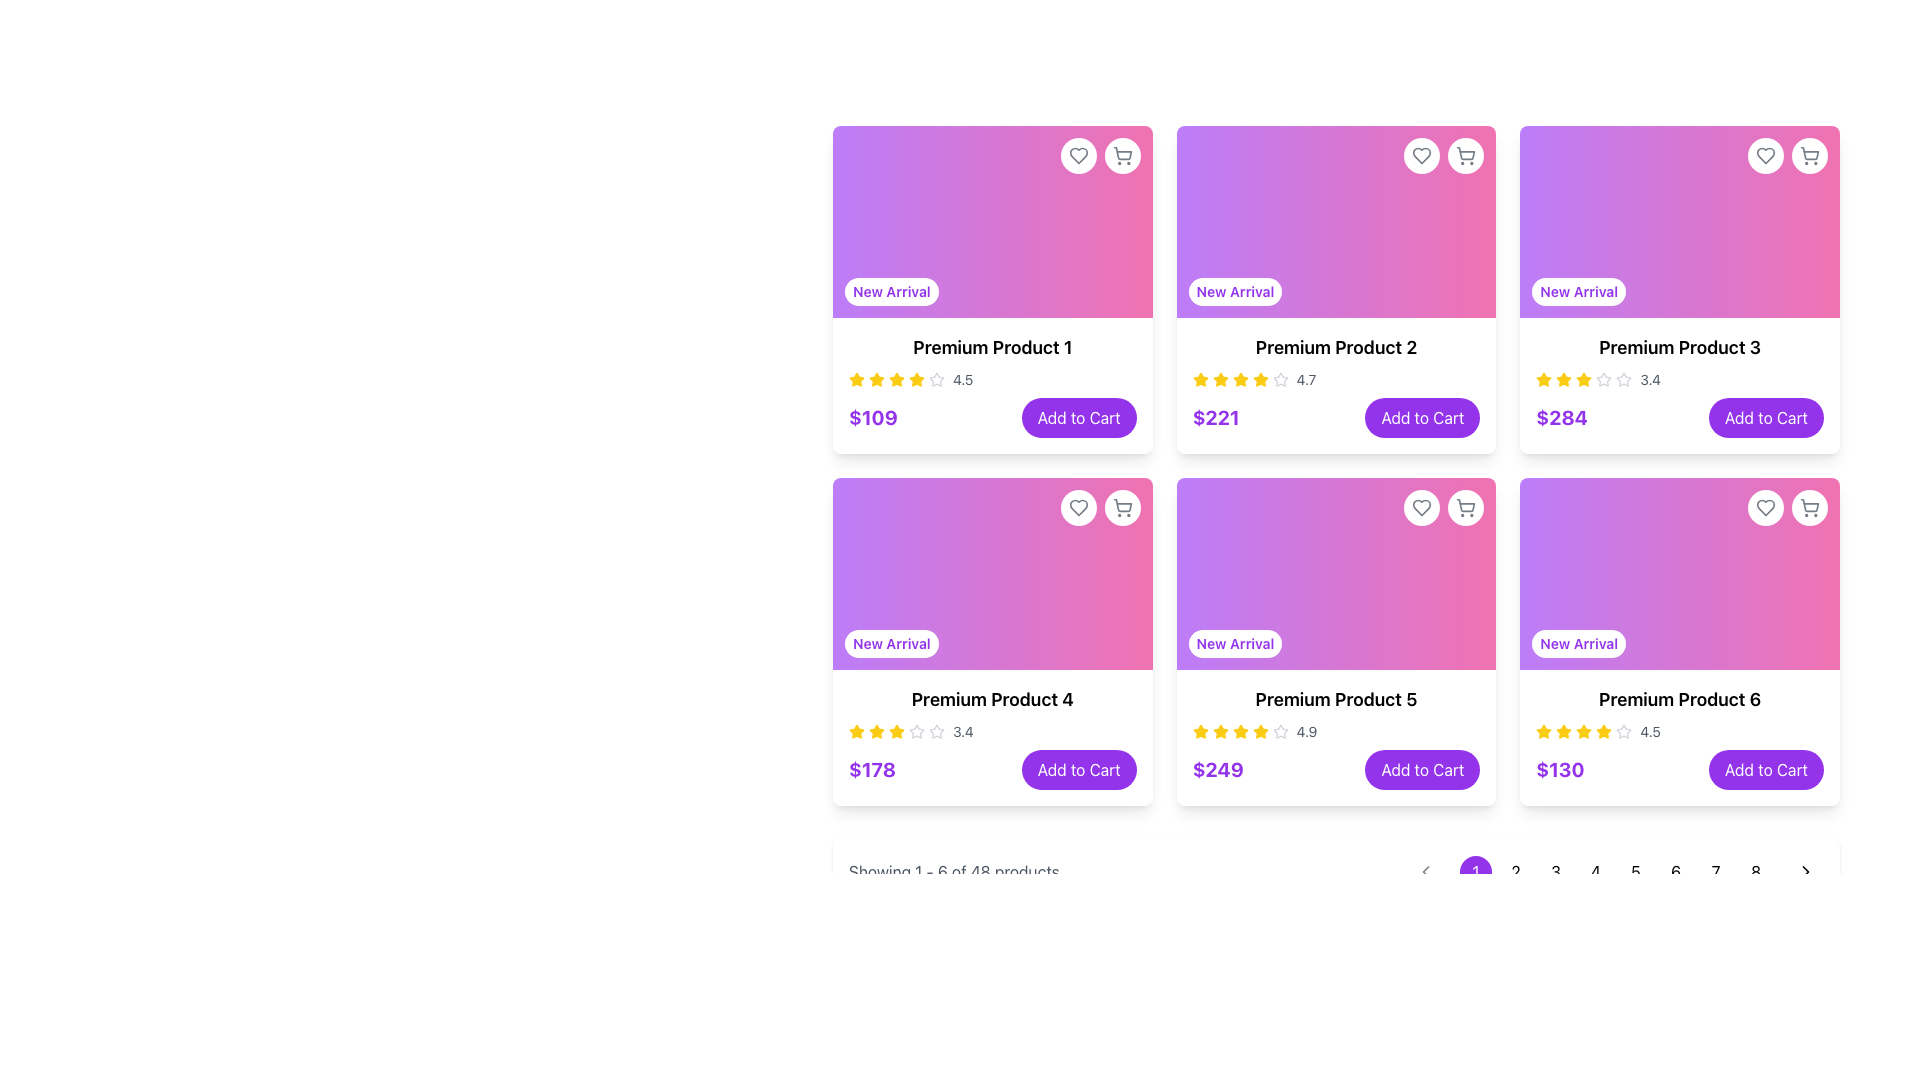 The image size is (1920, 1080). I want to click on the shopping cart icon in the top-right corner of the 'Premium Product 3' card, so click(1809, 154).